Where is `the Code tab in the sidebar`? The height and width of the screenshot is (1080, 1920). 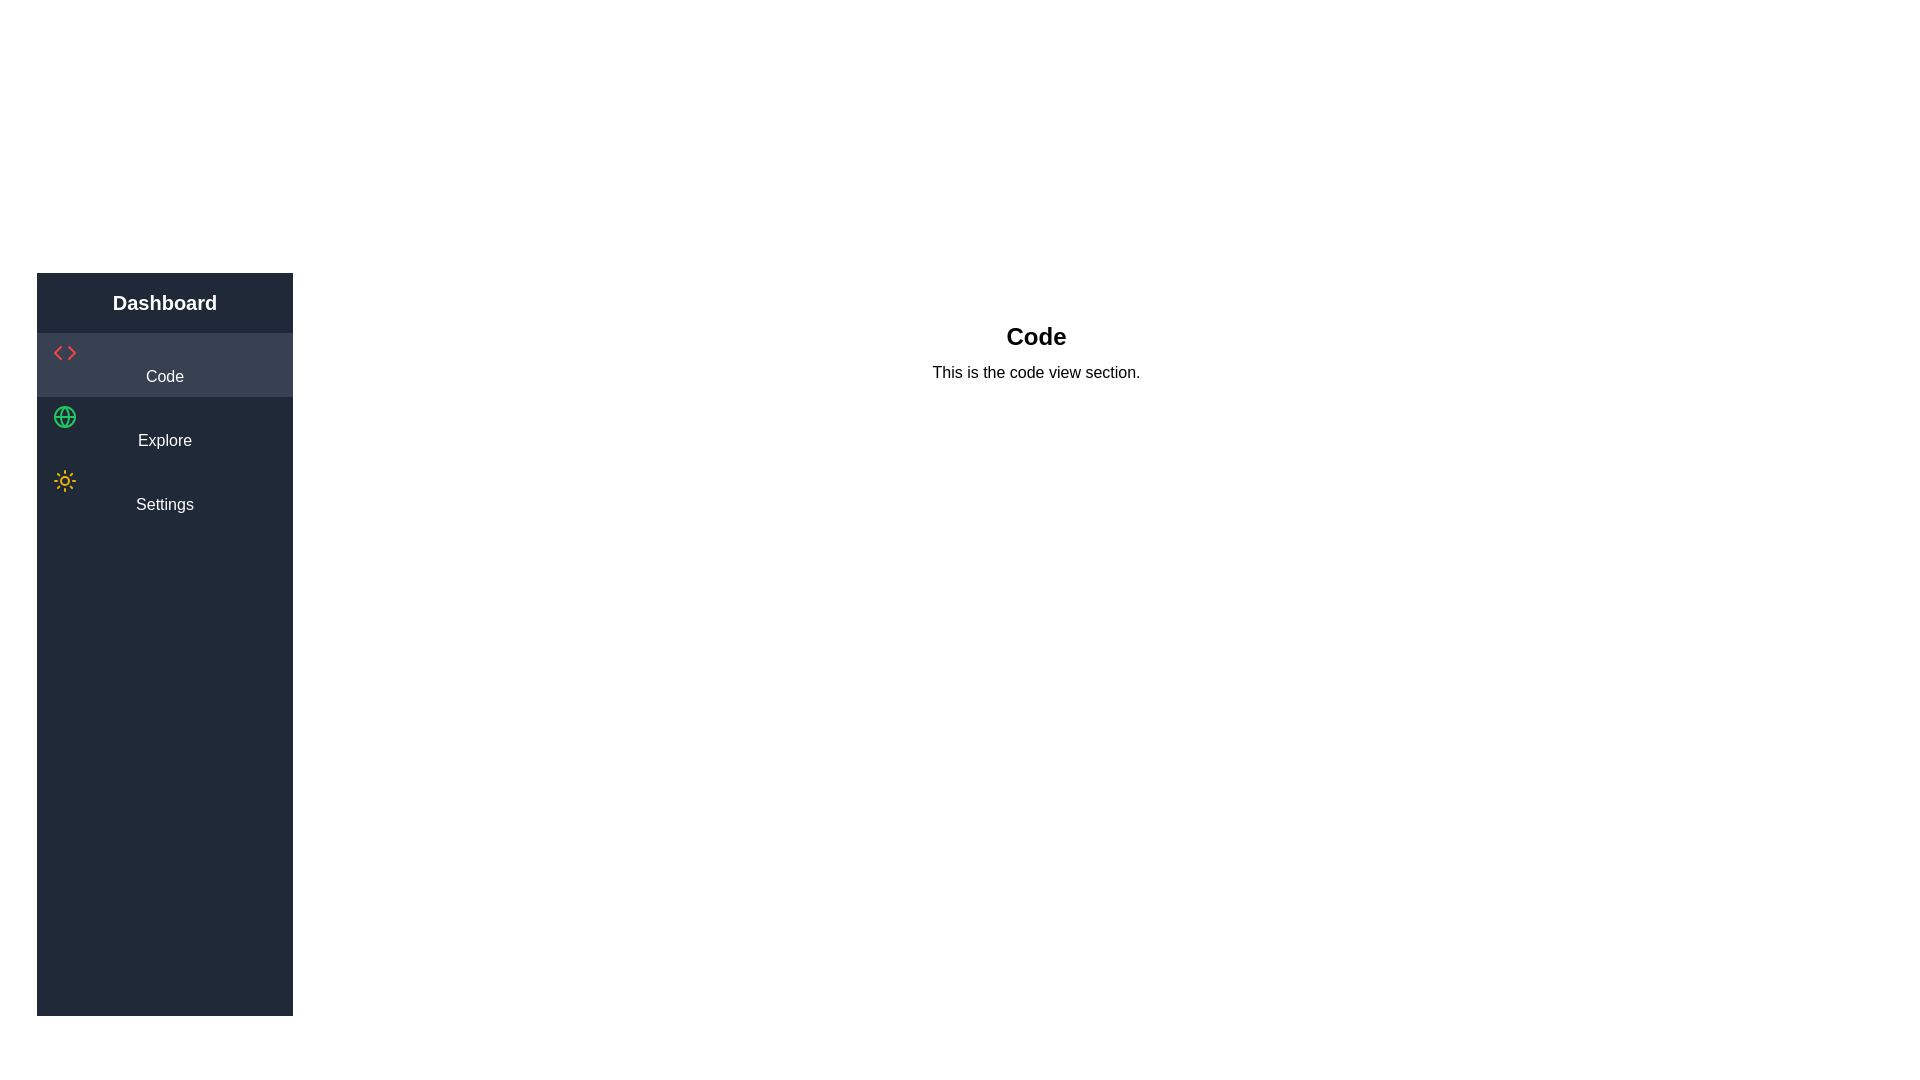 the Code tab in the sidebar is located at coordinates (164, 365).